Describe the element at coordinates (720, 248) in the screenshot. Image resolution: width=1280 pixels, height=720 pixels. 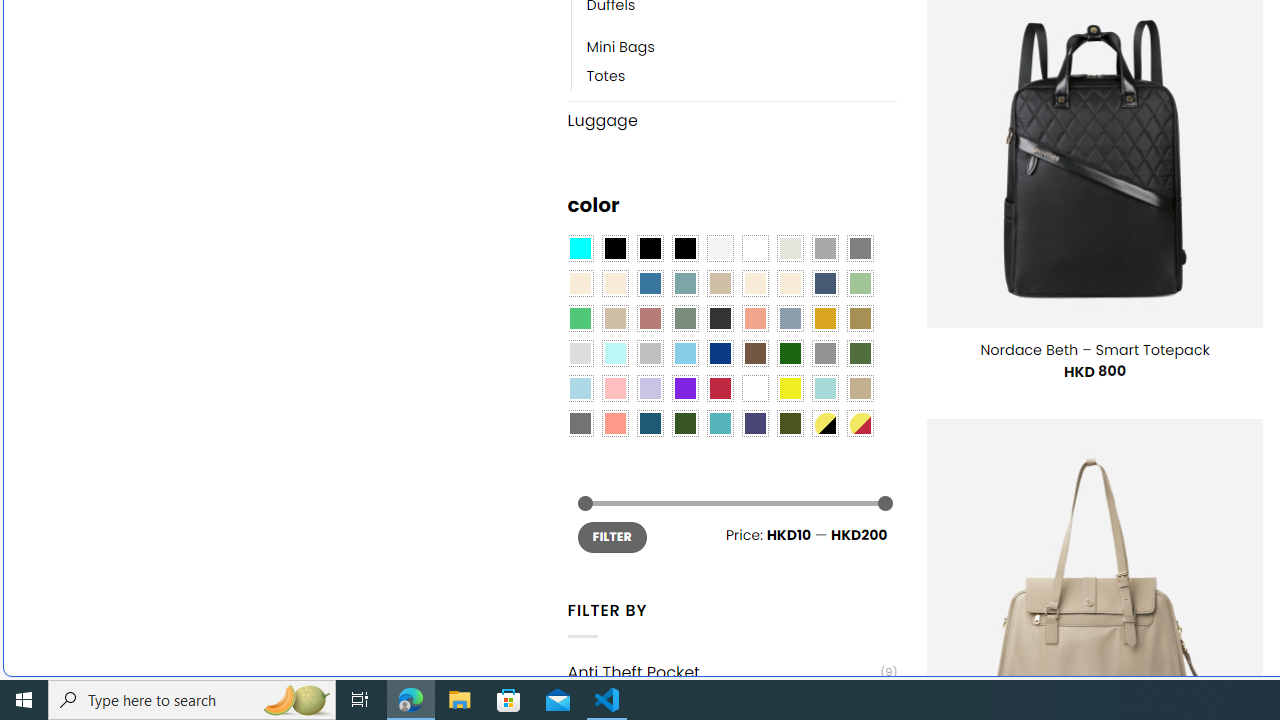
I see `'Pearly White'` at that location.